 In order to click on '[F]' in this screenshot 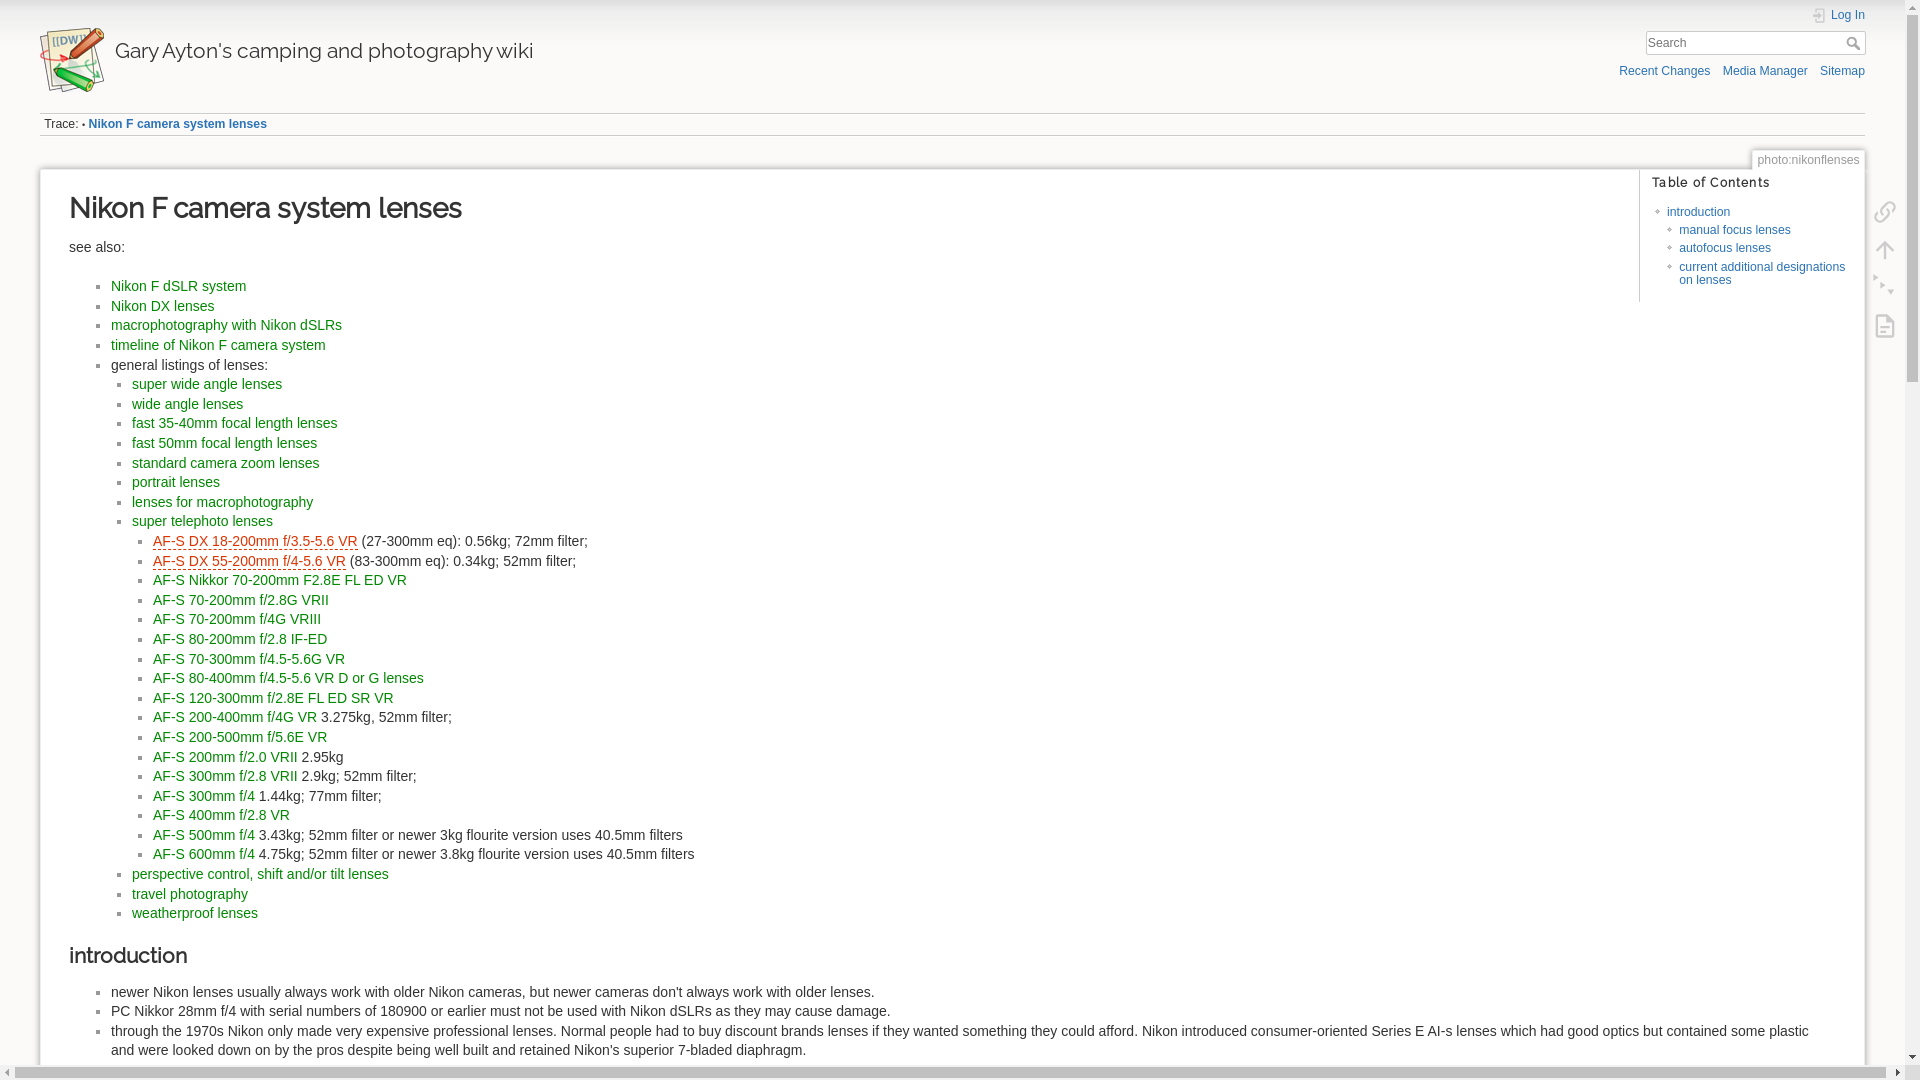, I will do `click(1755, 43)`.